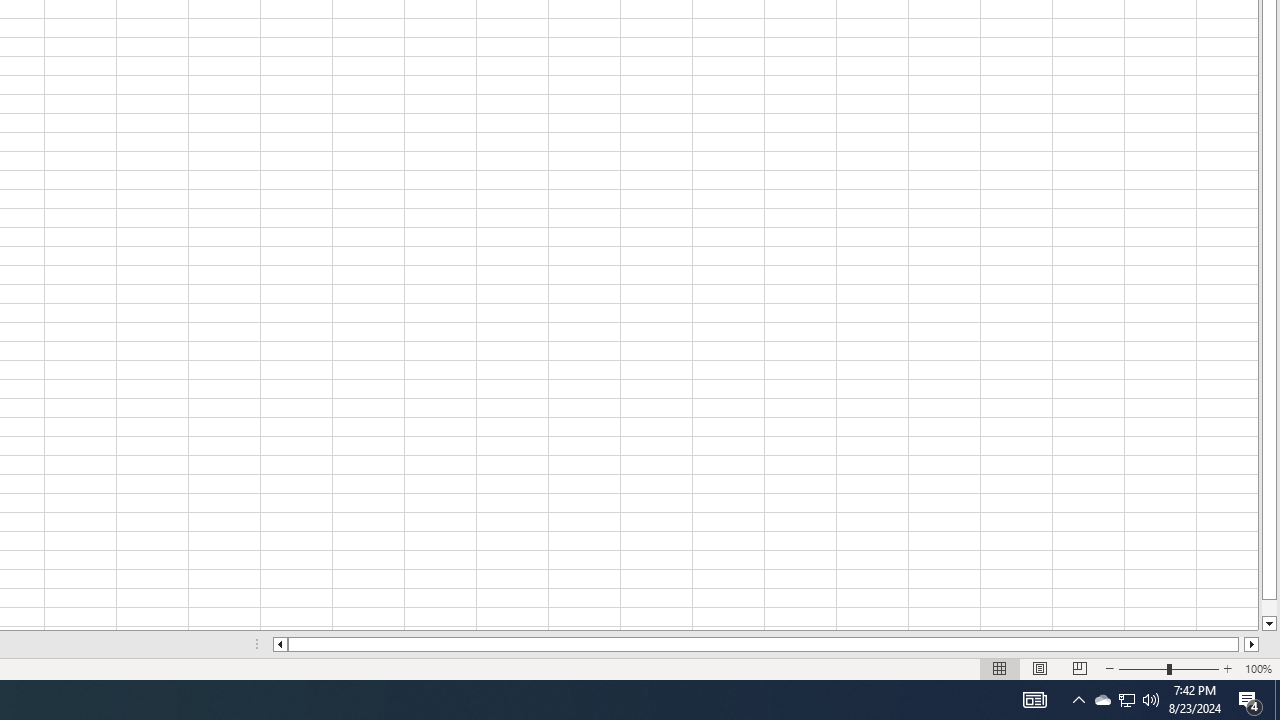 The width and height of the screenshot is (1280, 720). I want to click on 'Class: NetUIScrollBar', so click(765, 644).